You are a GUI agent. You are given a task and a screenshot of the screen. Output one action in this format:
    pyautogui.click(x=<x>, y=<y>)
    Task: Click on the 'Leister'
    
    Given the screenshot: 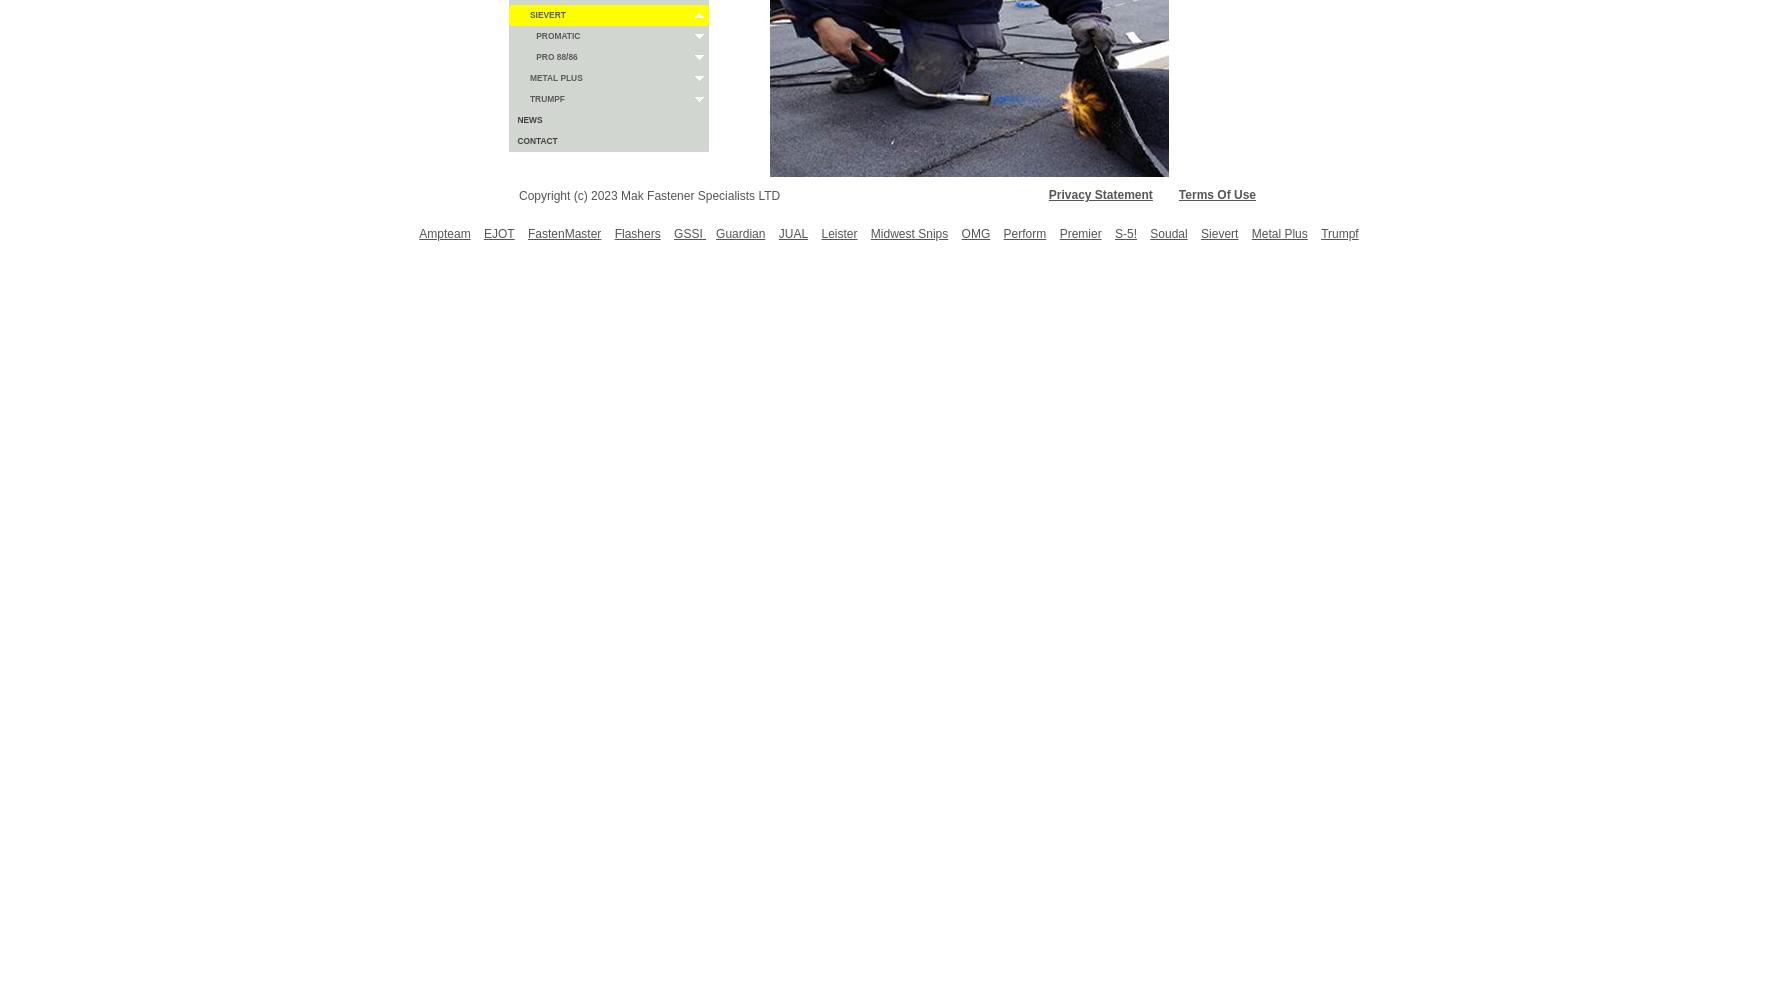 What is the action you would take?
    pyautogui.click(x=838, y=233)
    